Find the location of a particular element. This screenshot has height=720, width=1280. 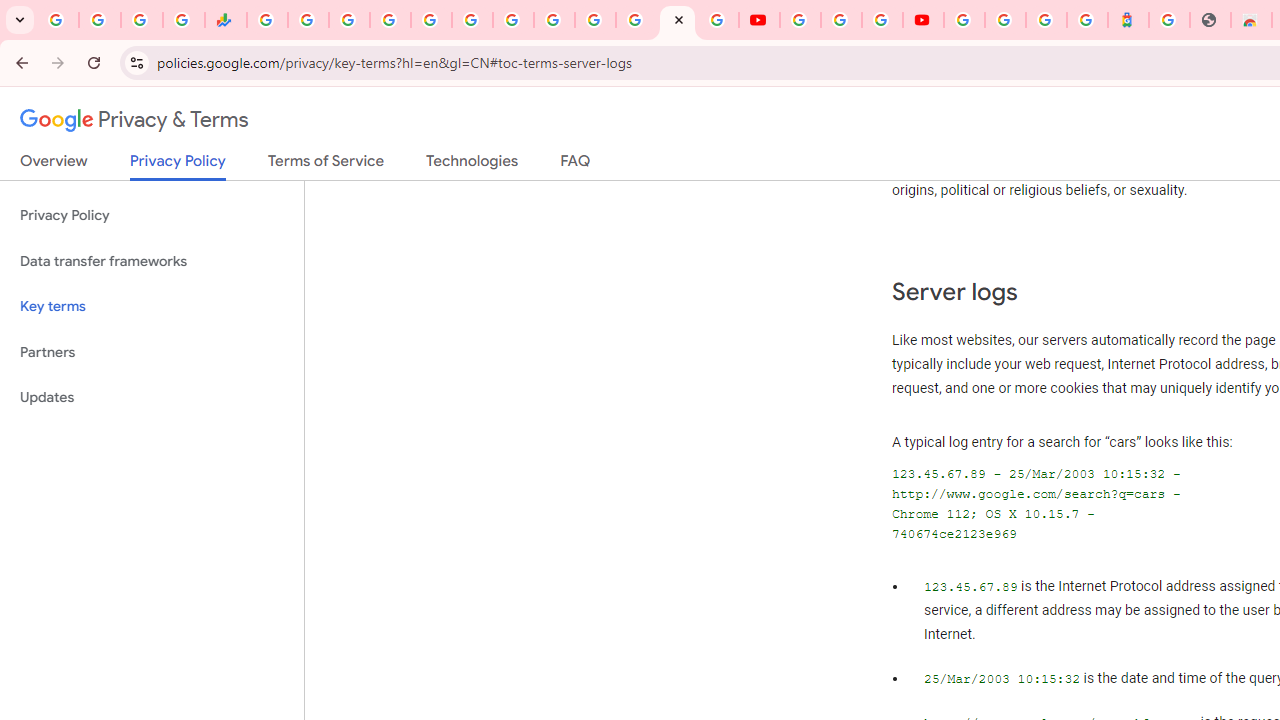

'Sign in - Google Accounts' is located at coordinates (1005, 20).